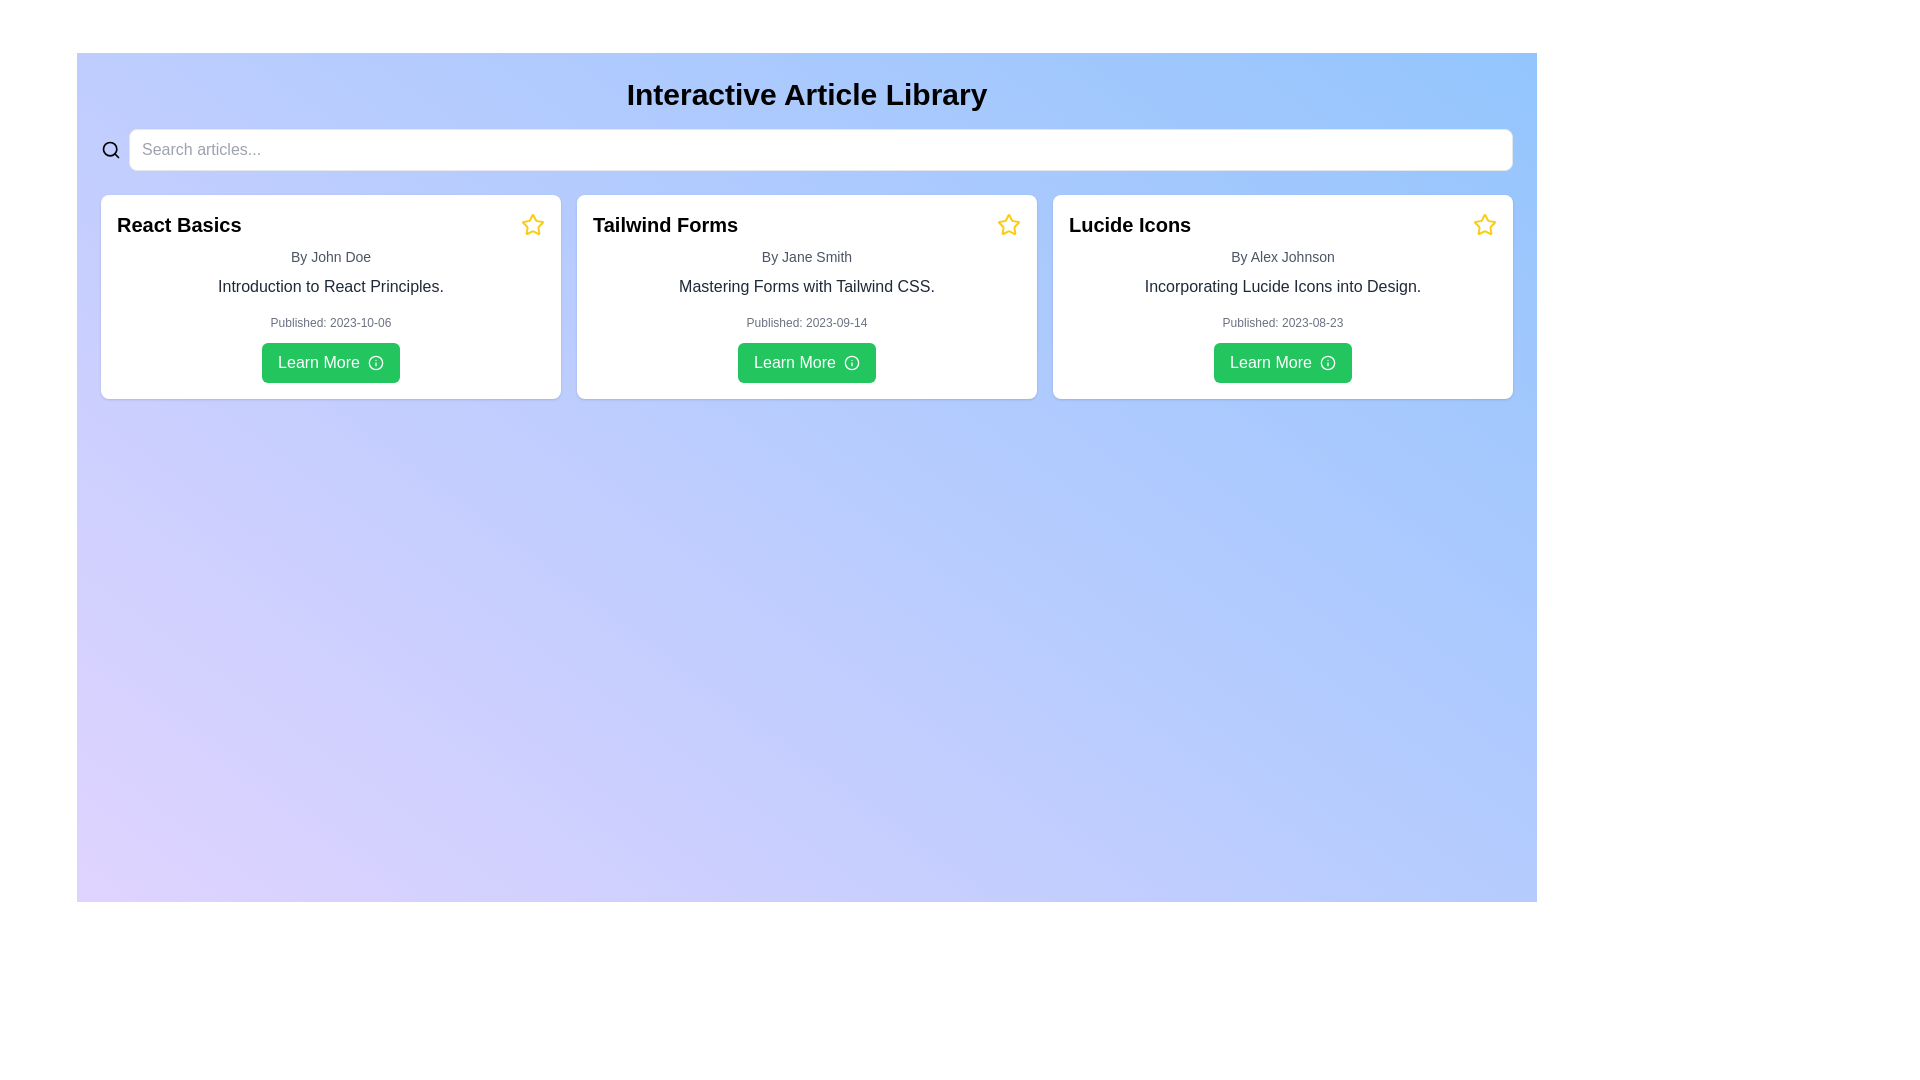 The image size is (1920, 1080). What do you see at coordinates (179, 224) in the screenshot?
I see `the 'React Basics' text label located in the top section of the leftmost article card, which is visually distinguished by its bold and larger font style, if it is interactive` at bounding box center [179, 224].